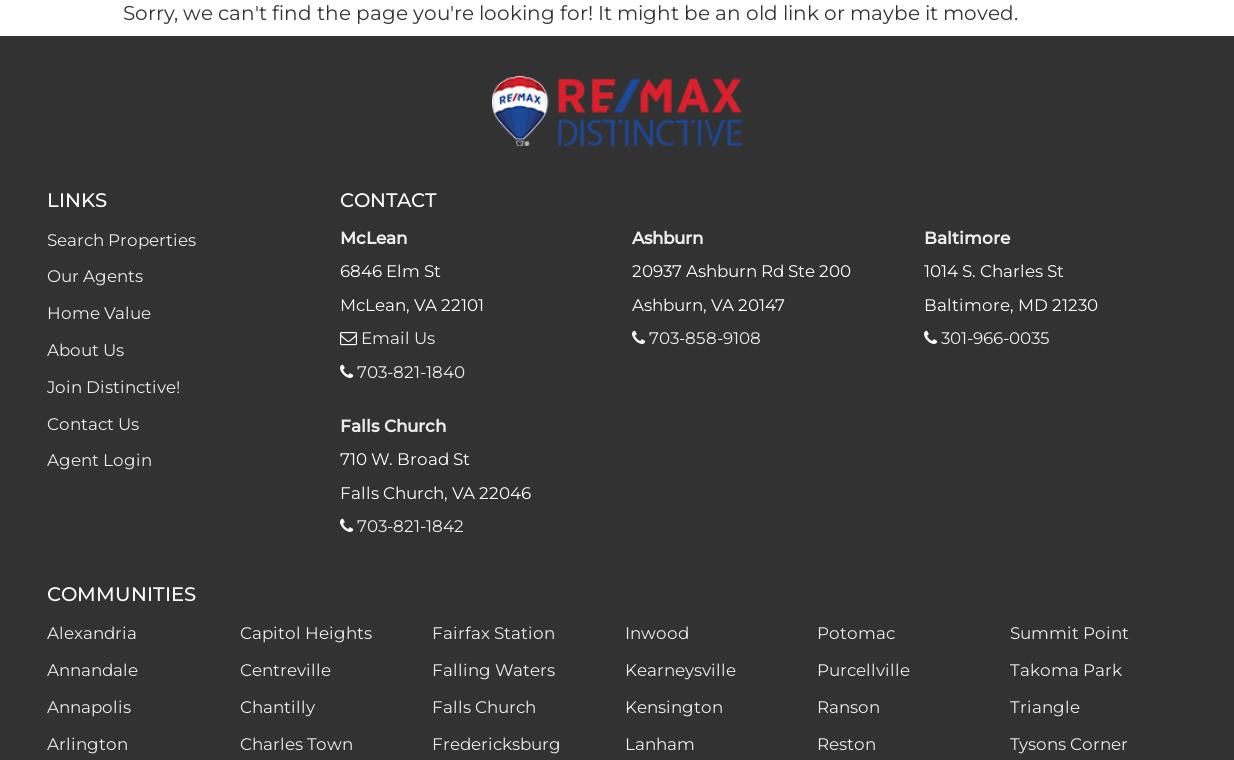 Image resolution: width=1234 pixels, height=760 pixels. Describe the element at coordinates (387, 197) in the screenshot. I see `'CONTACT'` at that location.